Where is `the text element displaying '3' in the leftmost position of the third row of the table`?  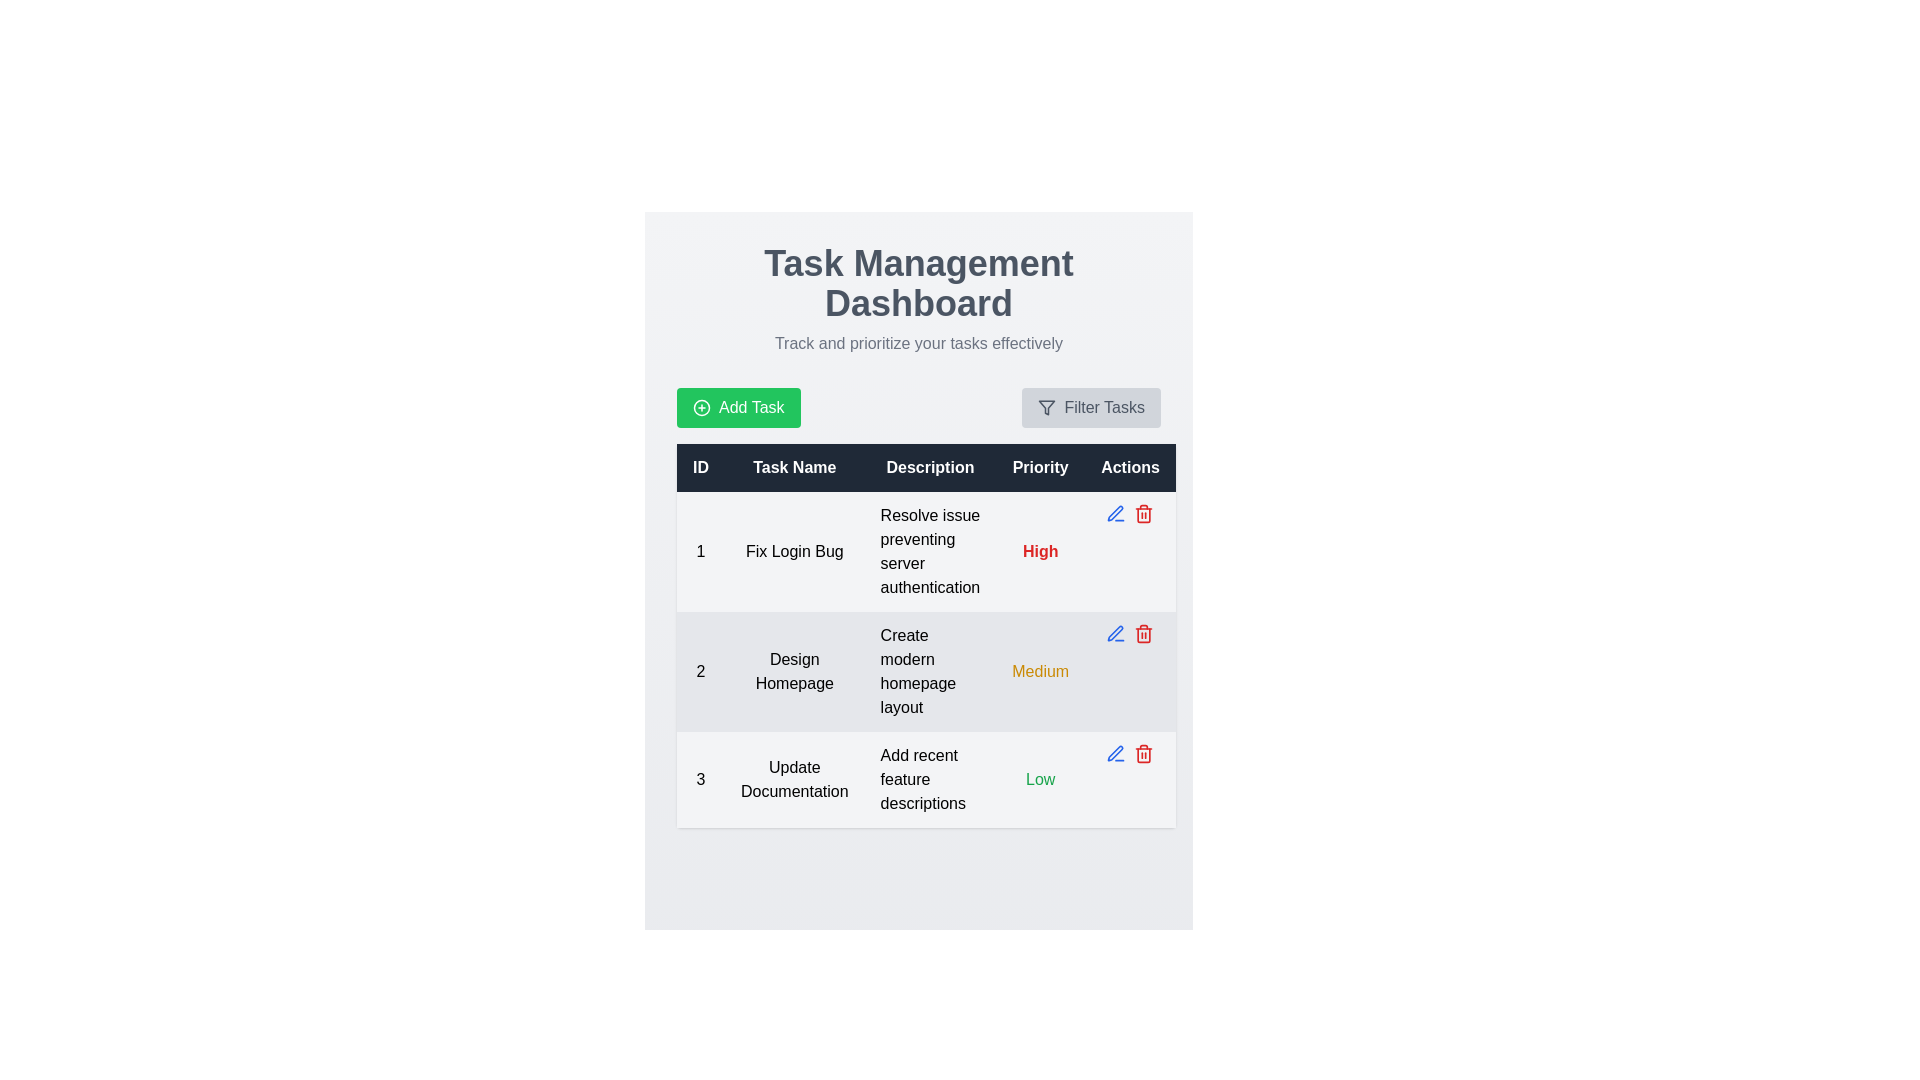 the text element displaying '3' in the leftmost position of the third row of the table is located at coordinates (700, 778).